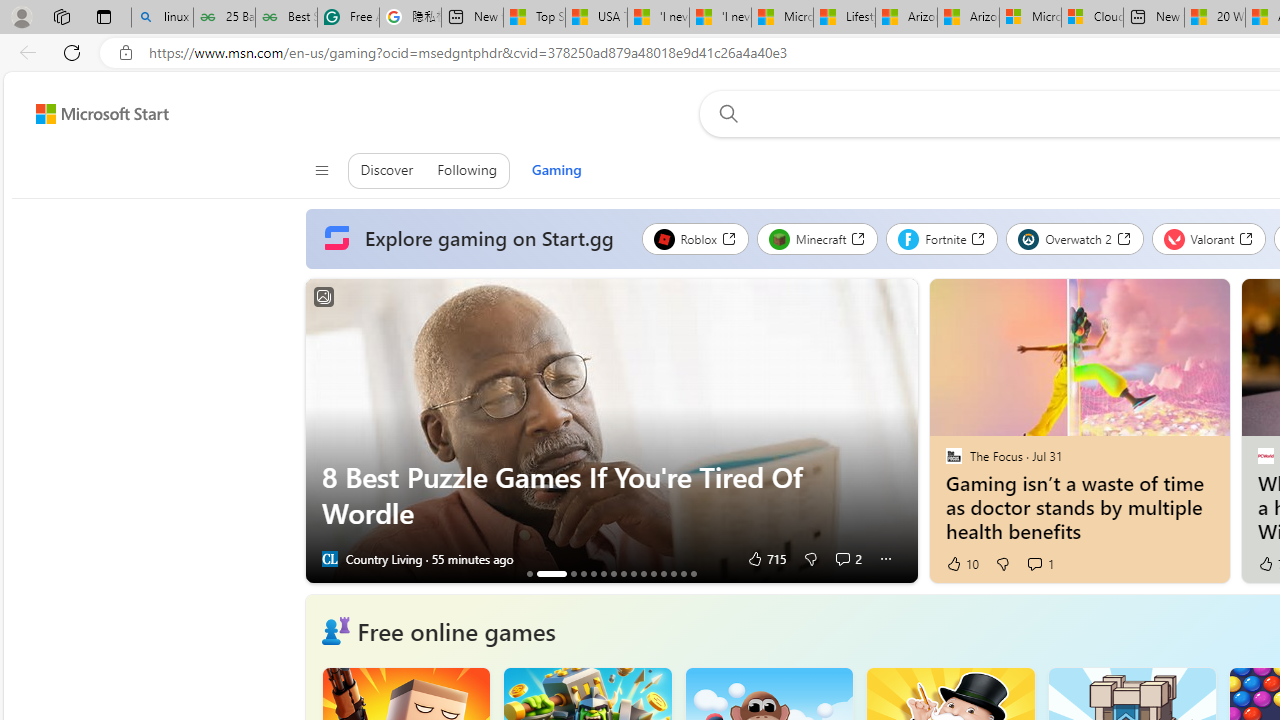 The height and width of the screenshot is (720, 1280). I want to click on 'AutomationID: tab_nativead-resinfopane-6', so click(602, 573).